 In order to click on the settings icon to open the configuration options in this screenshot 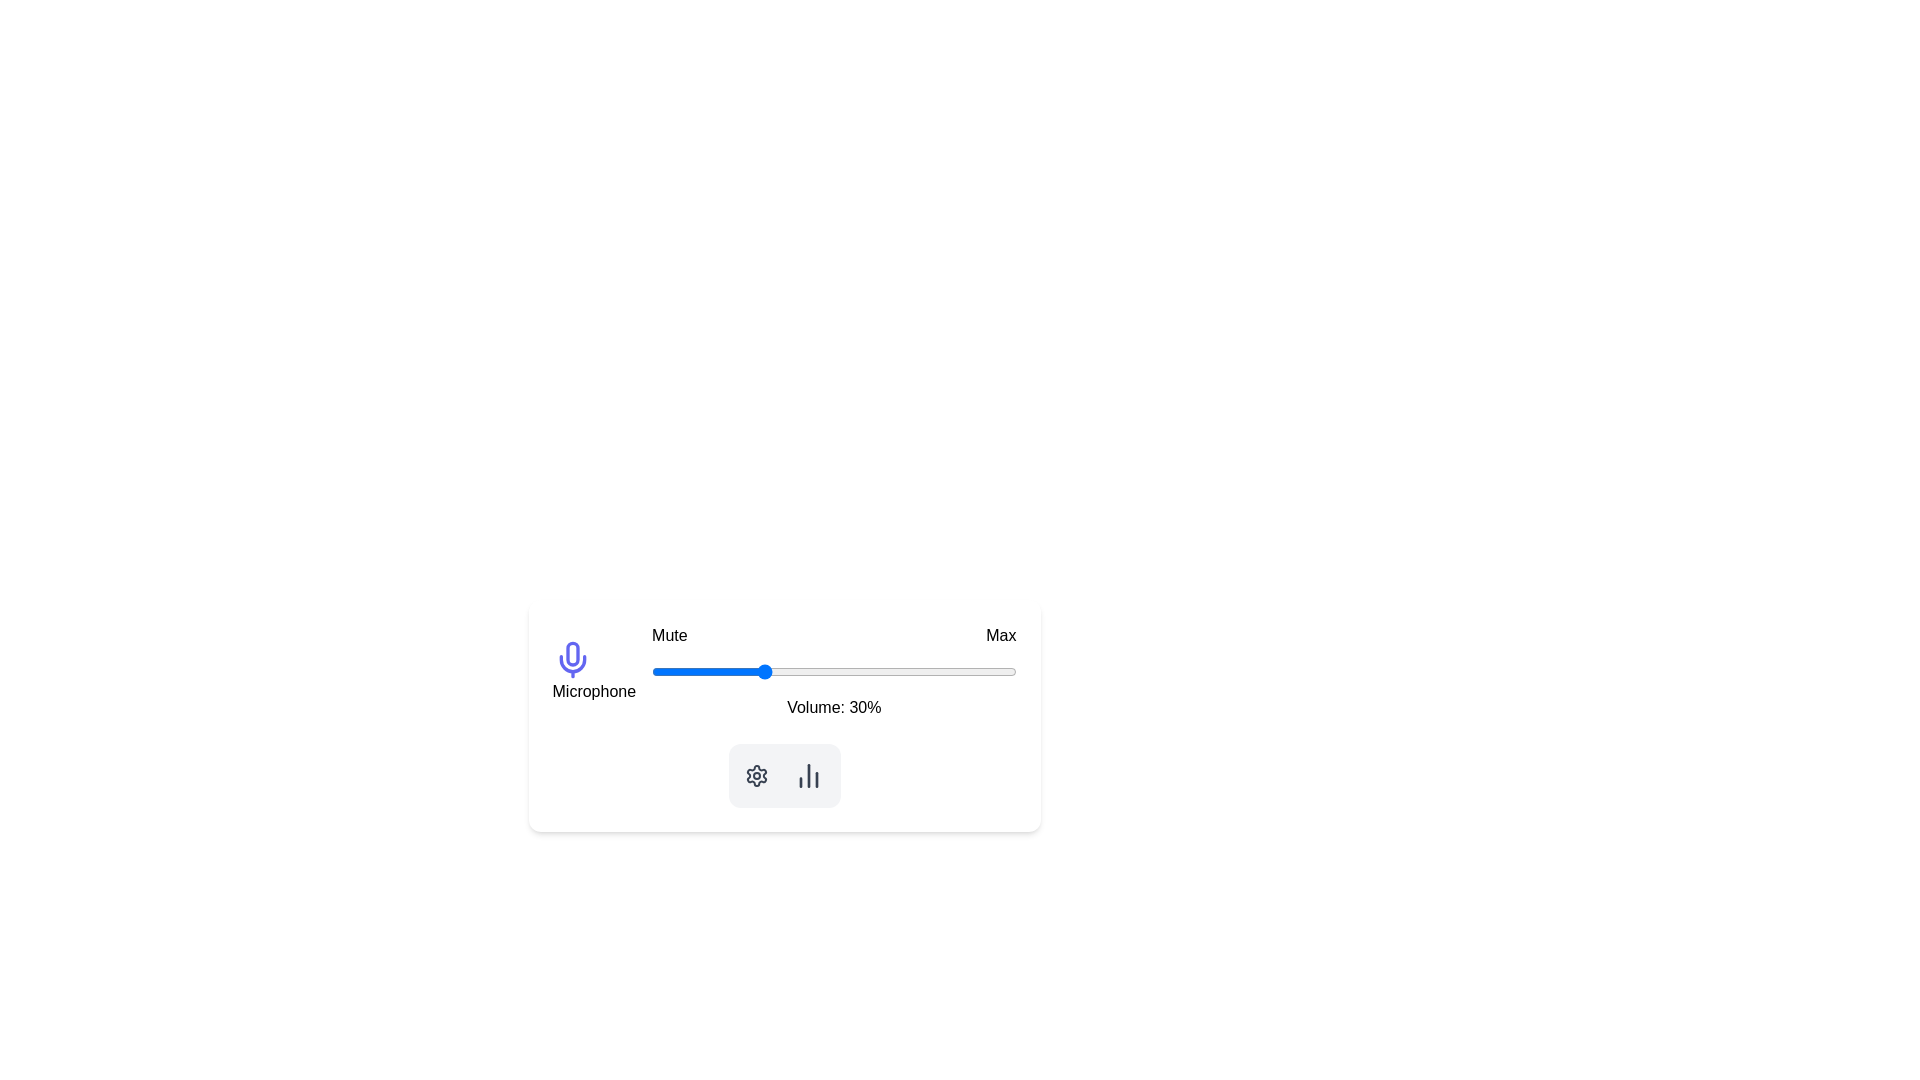, I will do `click(755, 774)`.